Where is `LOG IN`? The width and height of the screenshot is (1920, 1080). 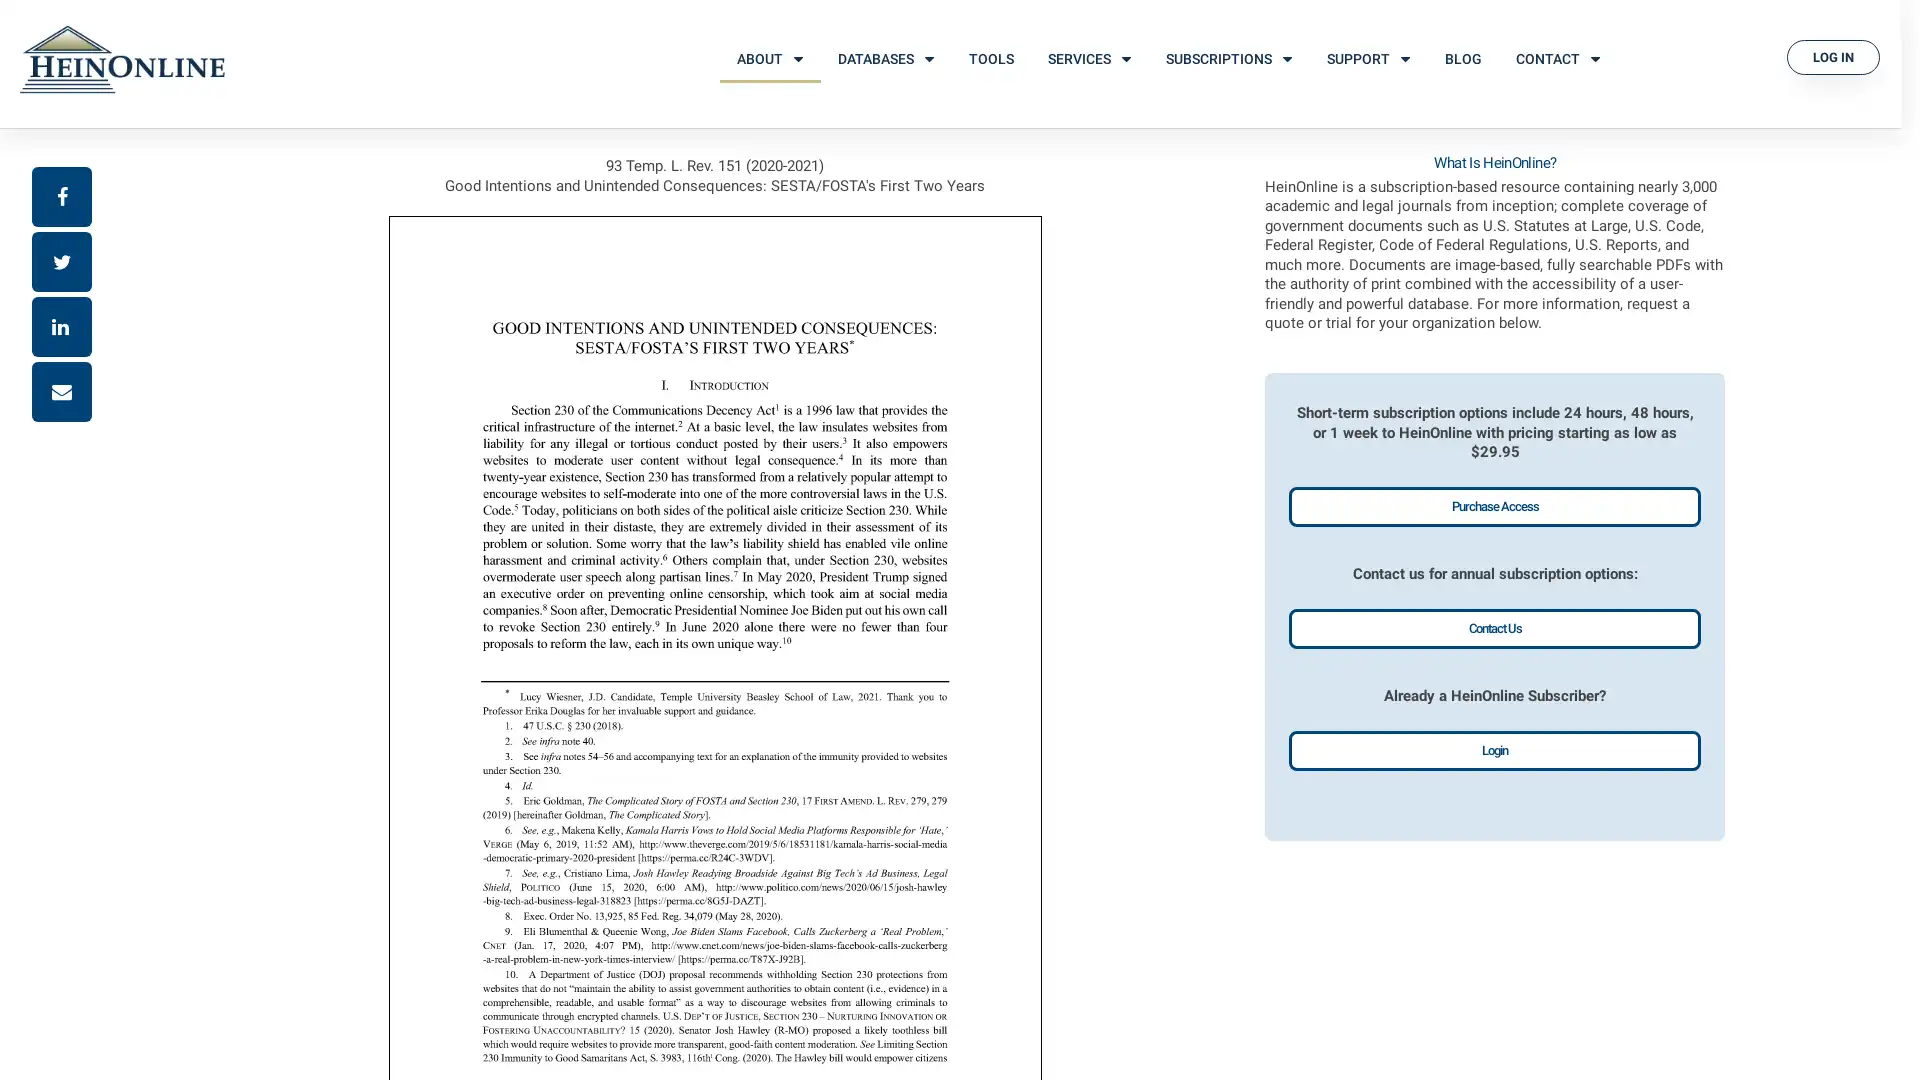 LOG IN is located at coordinates (1833, 56).